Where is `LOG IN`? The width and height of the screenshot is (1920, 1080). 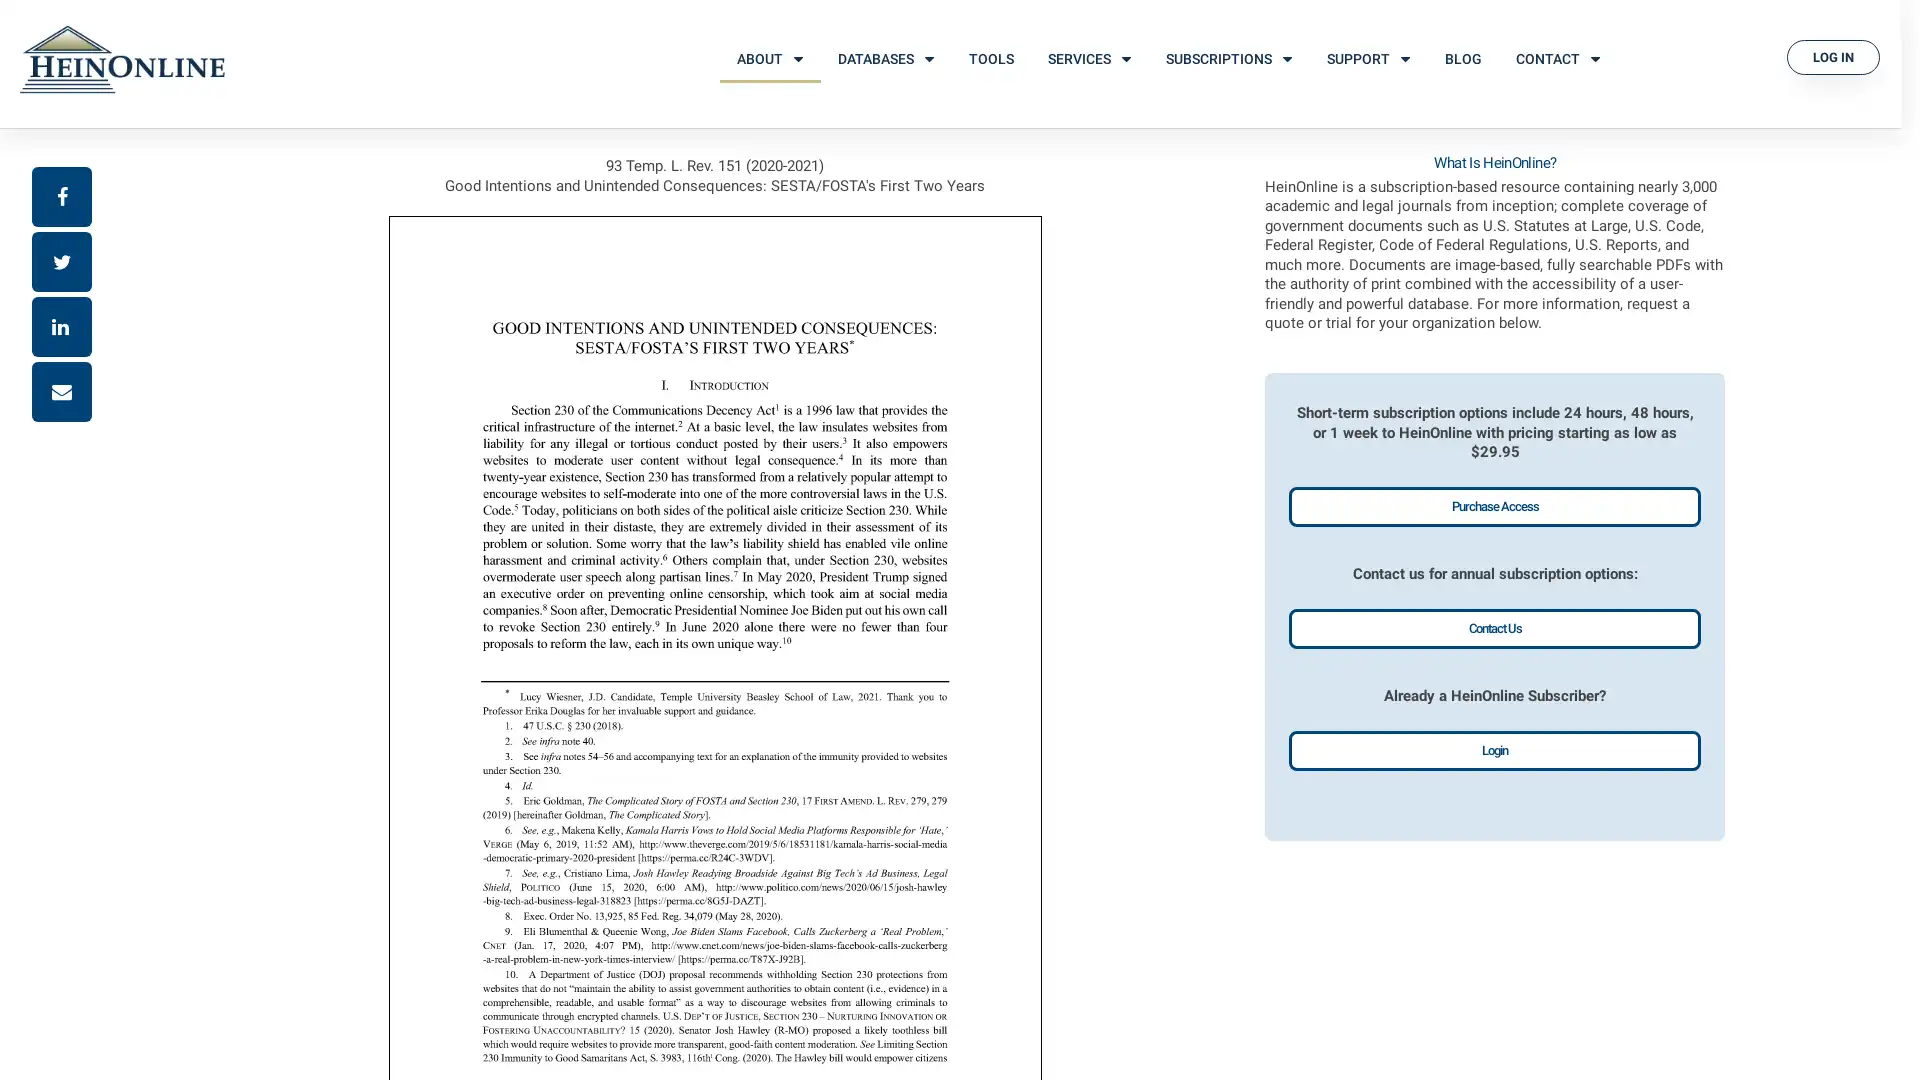 LOG IN is located at coordinates (1833, 56).